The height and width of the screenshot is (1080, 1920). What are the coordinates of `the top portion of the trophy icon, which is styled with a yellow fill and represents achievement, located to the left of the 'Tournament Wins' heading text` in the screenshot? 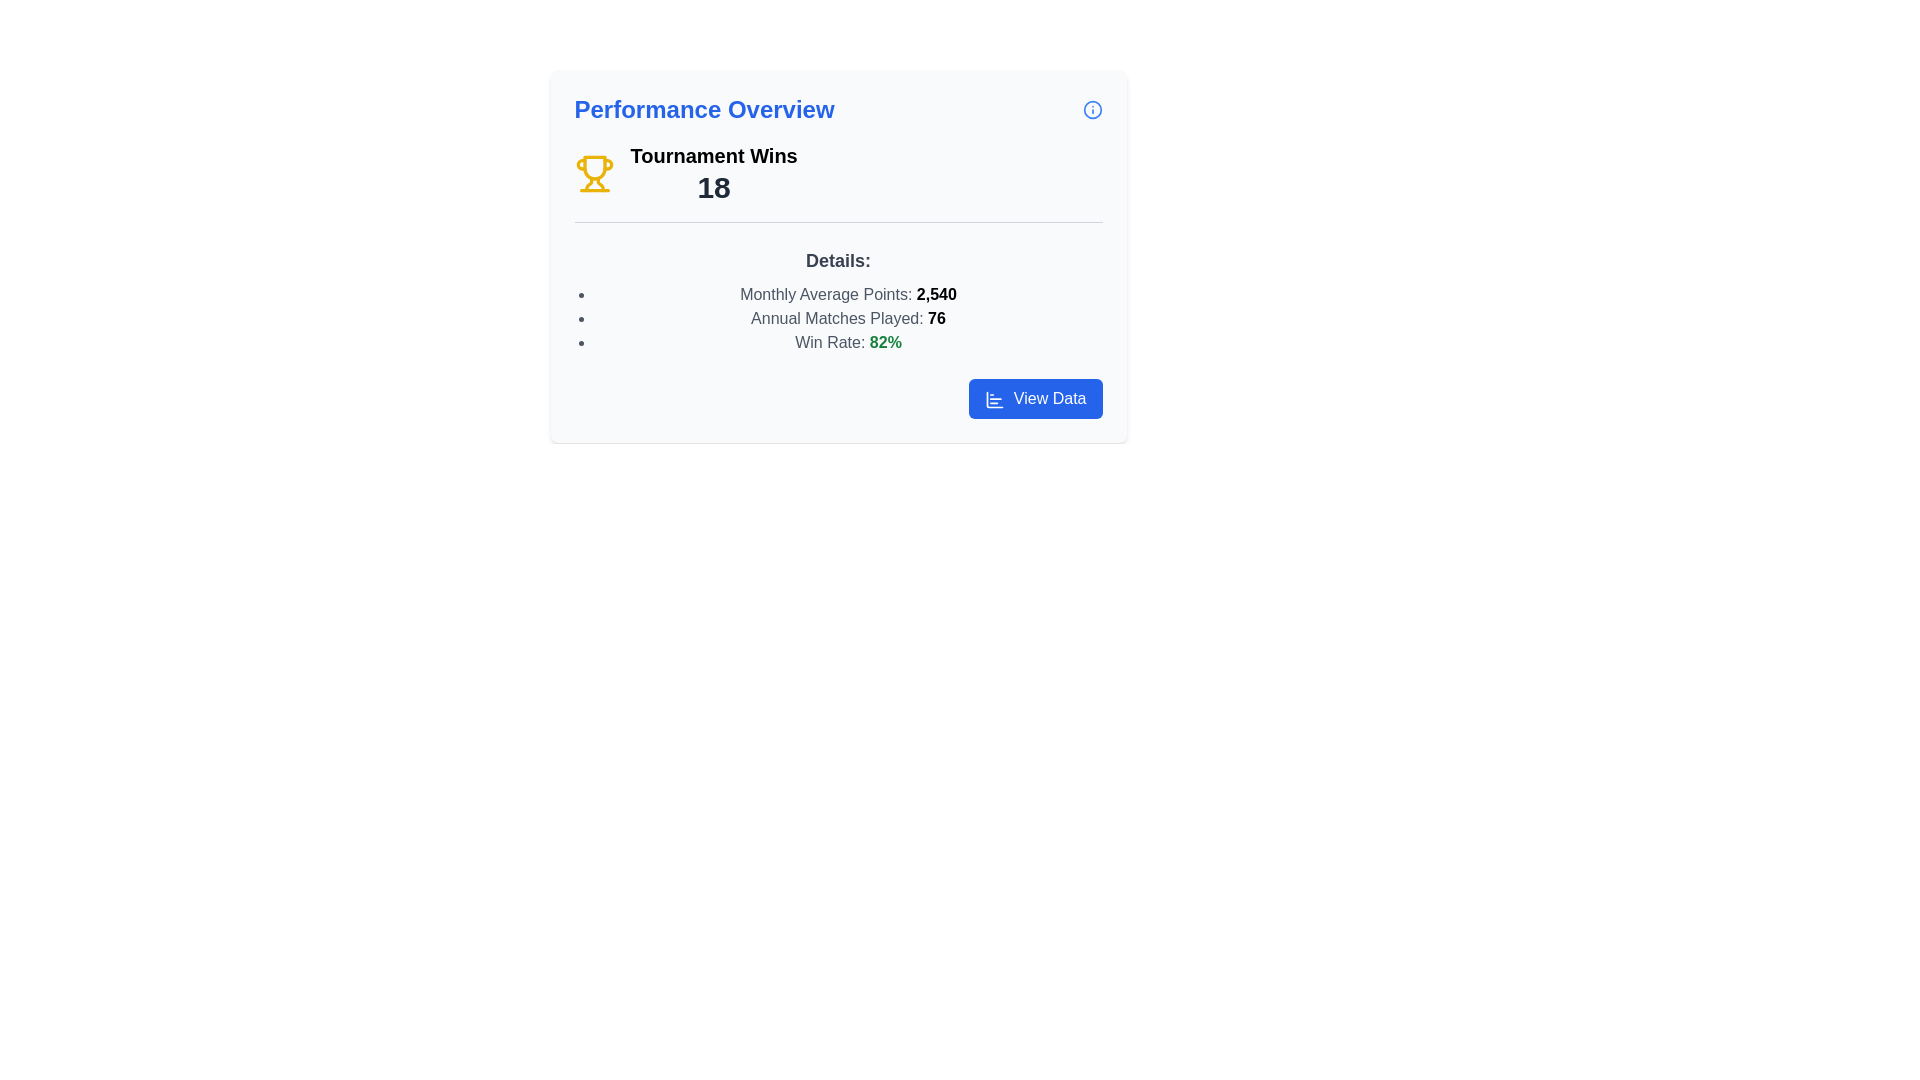 It's located at (593, 167).